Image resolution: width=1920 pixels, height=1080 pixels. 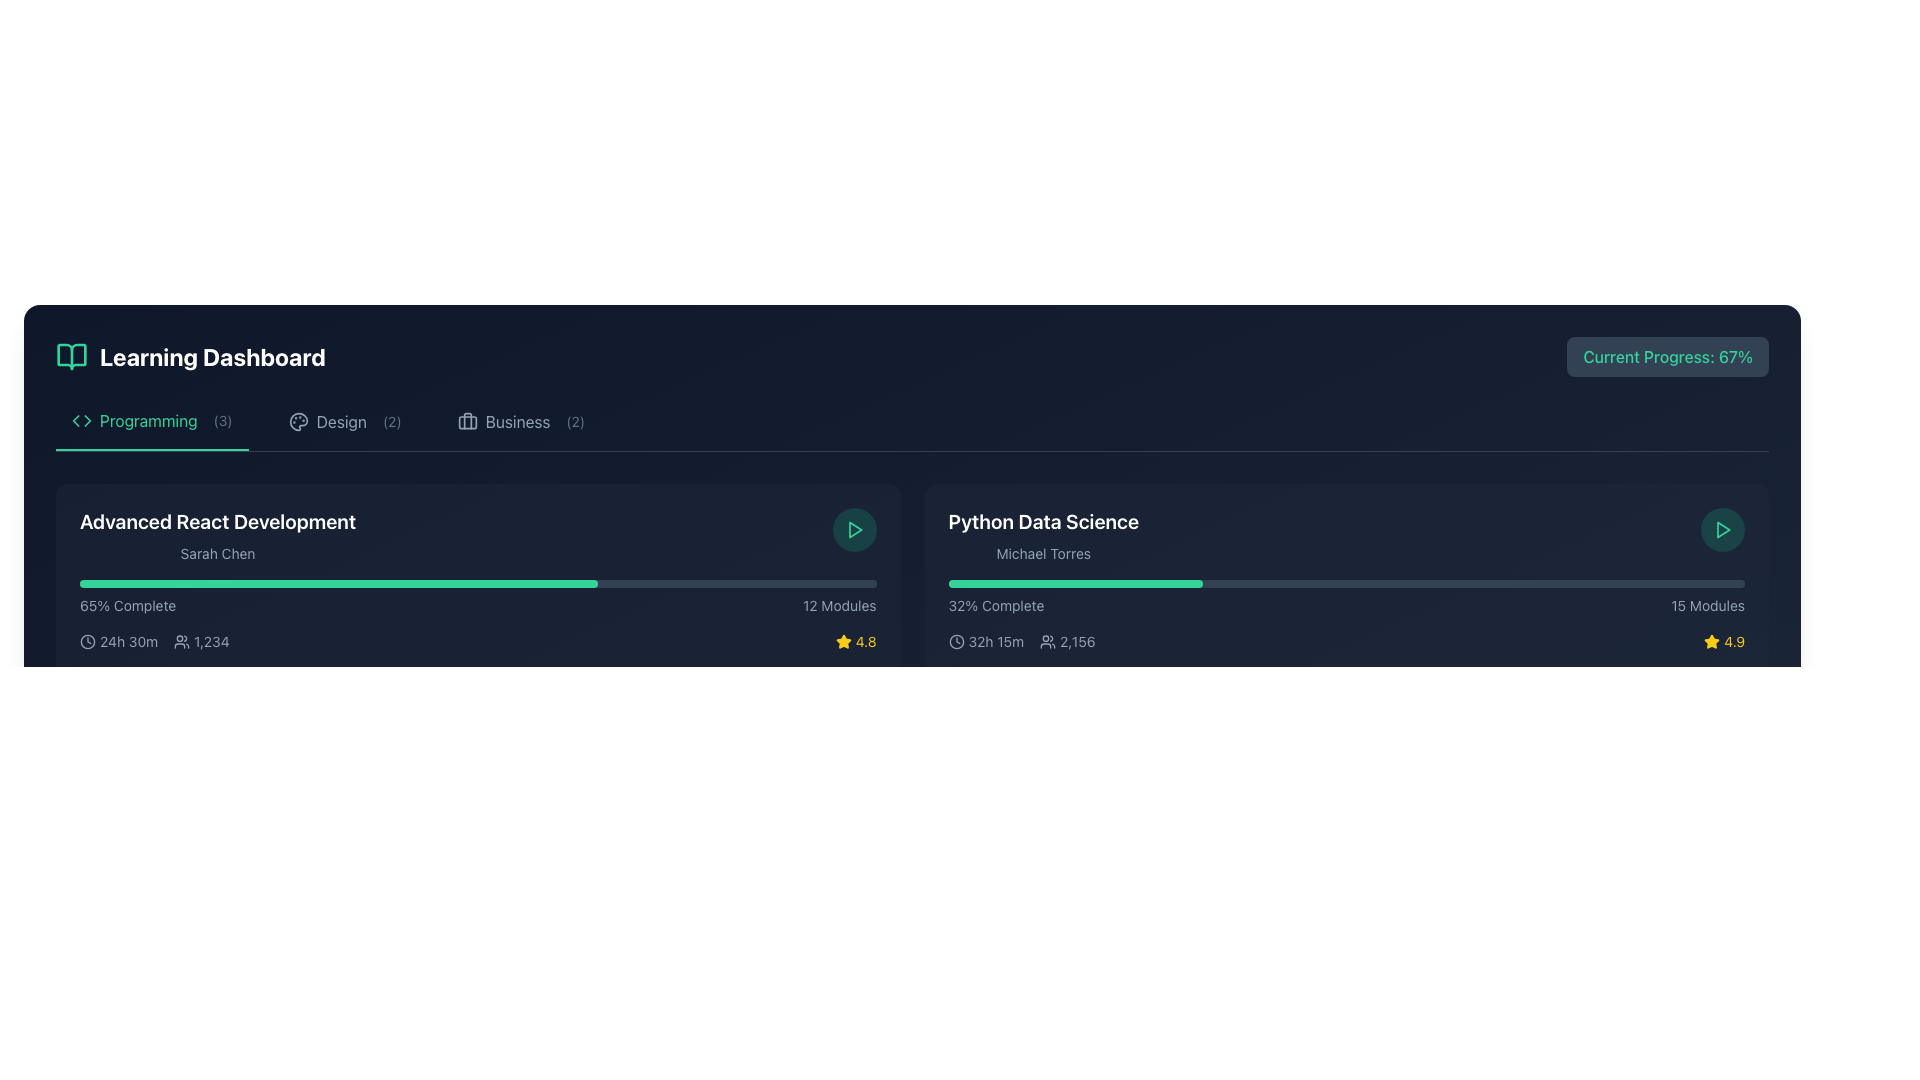 I want to click on the circular palette icon located within the 'Design' tab, which is characterized by its light gray outline and small circular indentations for color areas, so click(x=297, y=420).